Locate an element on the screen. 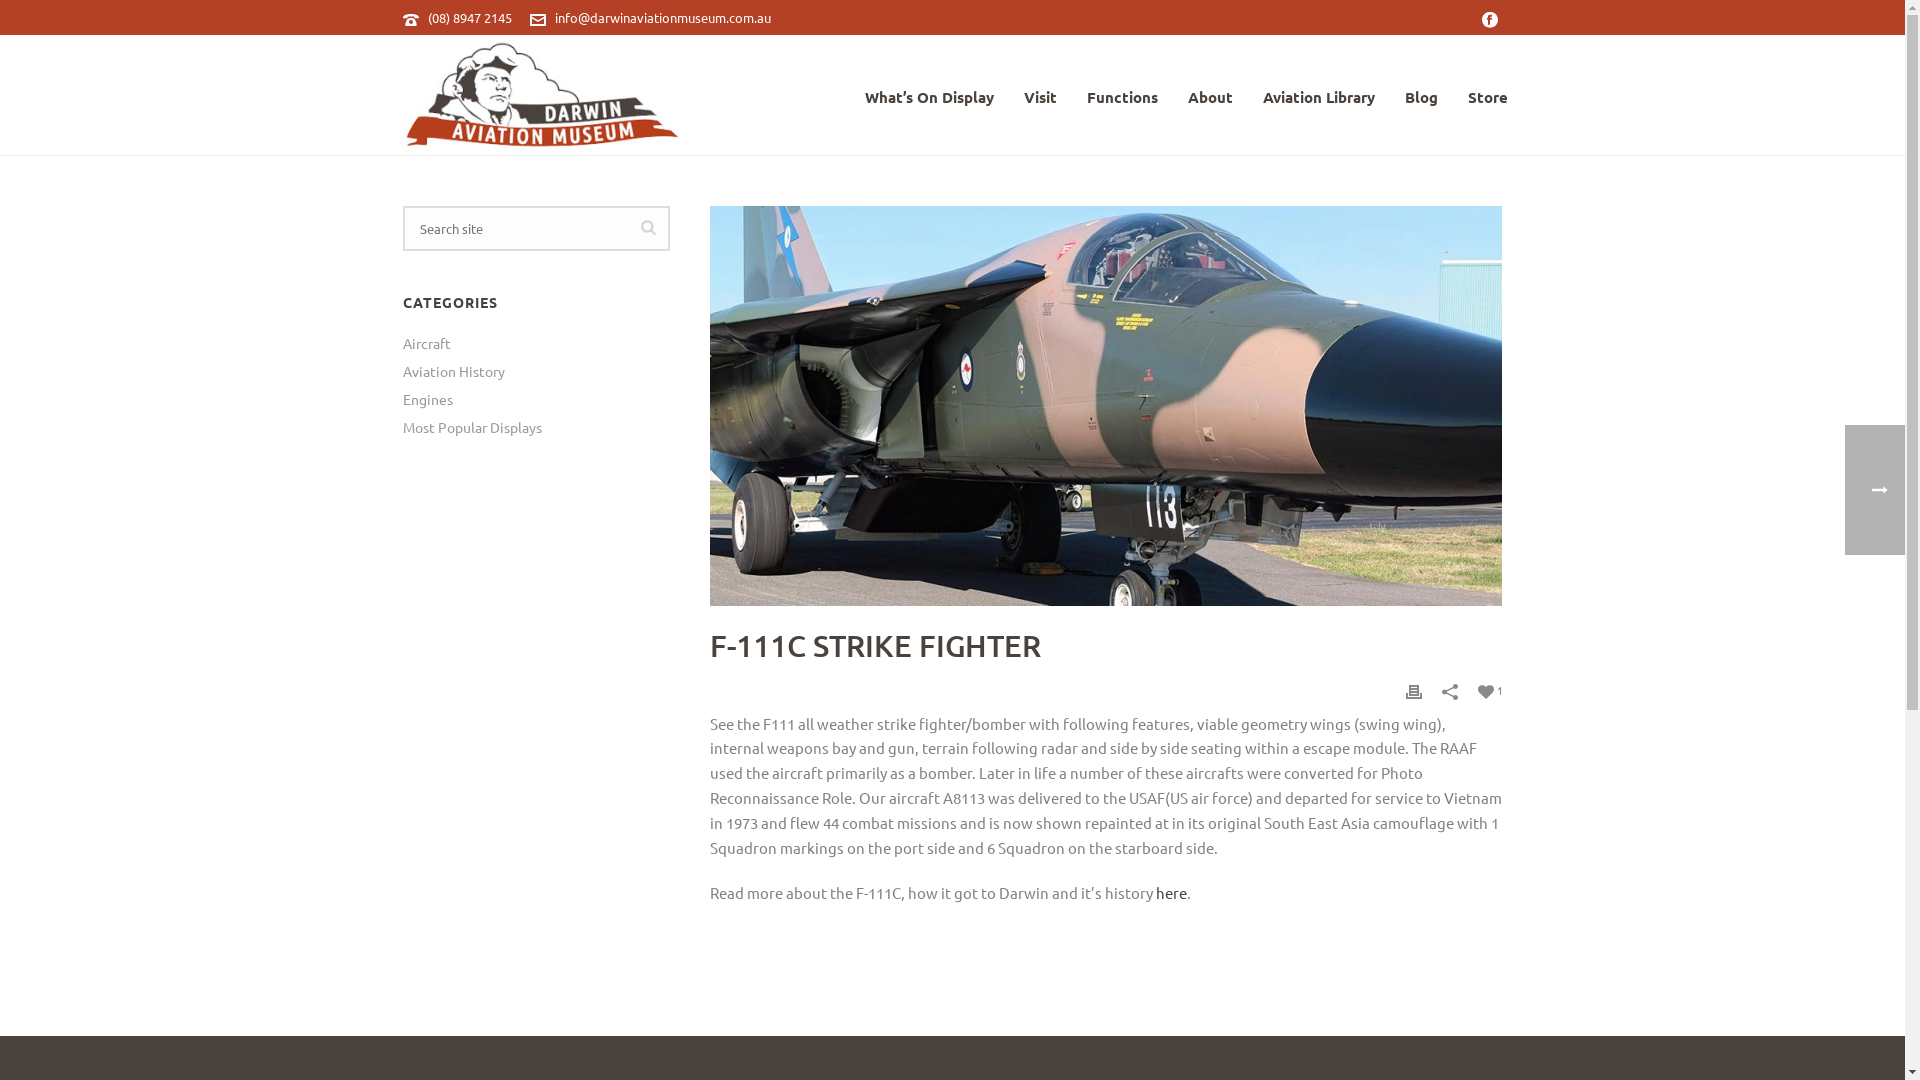 Image resolution: width=1920 pixels, height=1080 pixels. '(08) 8947 2145' is located at coordinates (469, 17).